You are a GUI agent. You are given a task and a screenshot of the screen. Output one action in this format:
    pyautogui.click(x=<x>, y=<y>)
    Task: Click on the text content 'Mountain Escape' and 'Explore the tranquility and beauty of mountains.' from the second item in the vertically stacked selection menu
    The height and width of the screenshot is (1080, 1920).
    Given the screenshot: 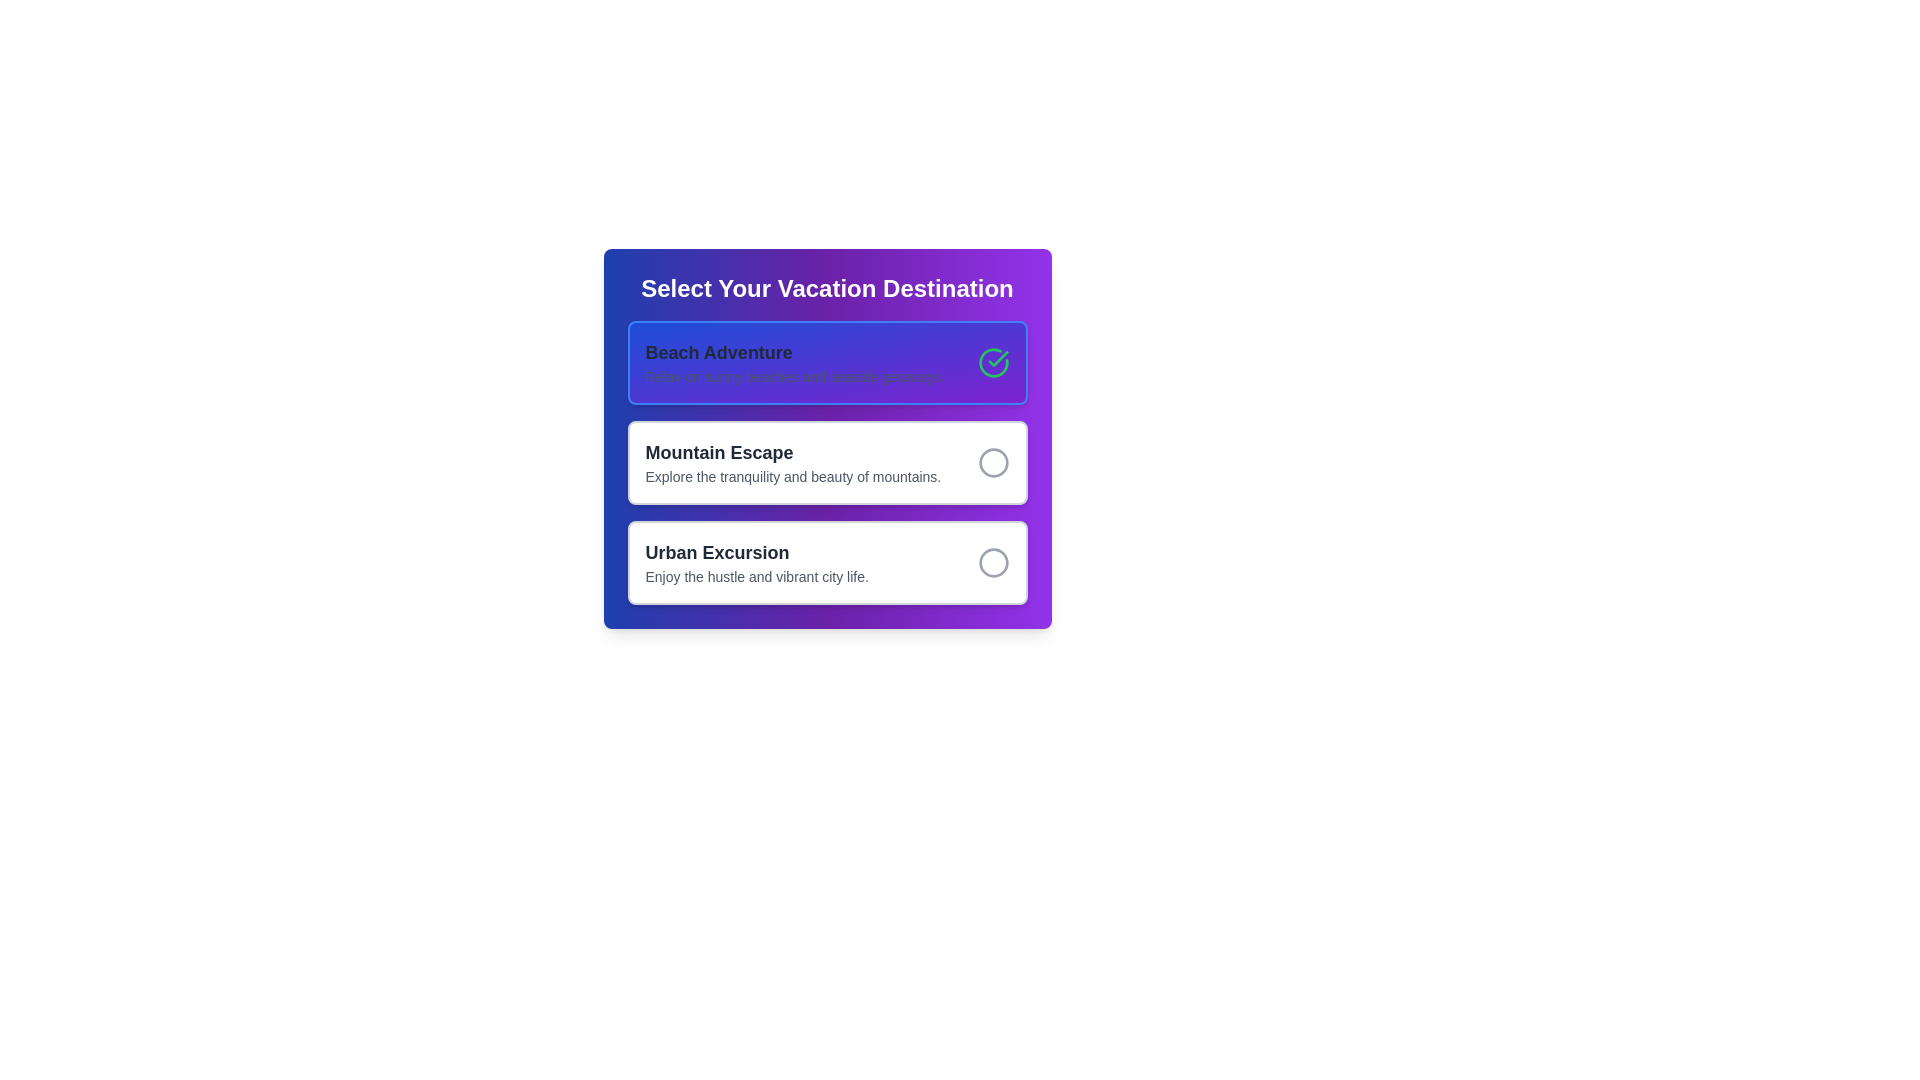 What is the action you would take?
    pyautogui.click(x=792, y=462)
    